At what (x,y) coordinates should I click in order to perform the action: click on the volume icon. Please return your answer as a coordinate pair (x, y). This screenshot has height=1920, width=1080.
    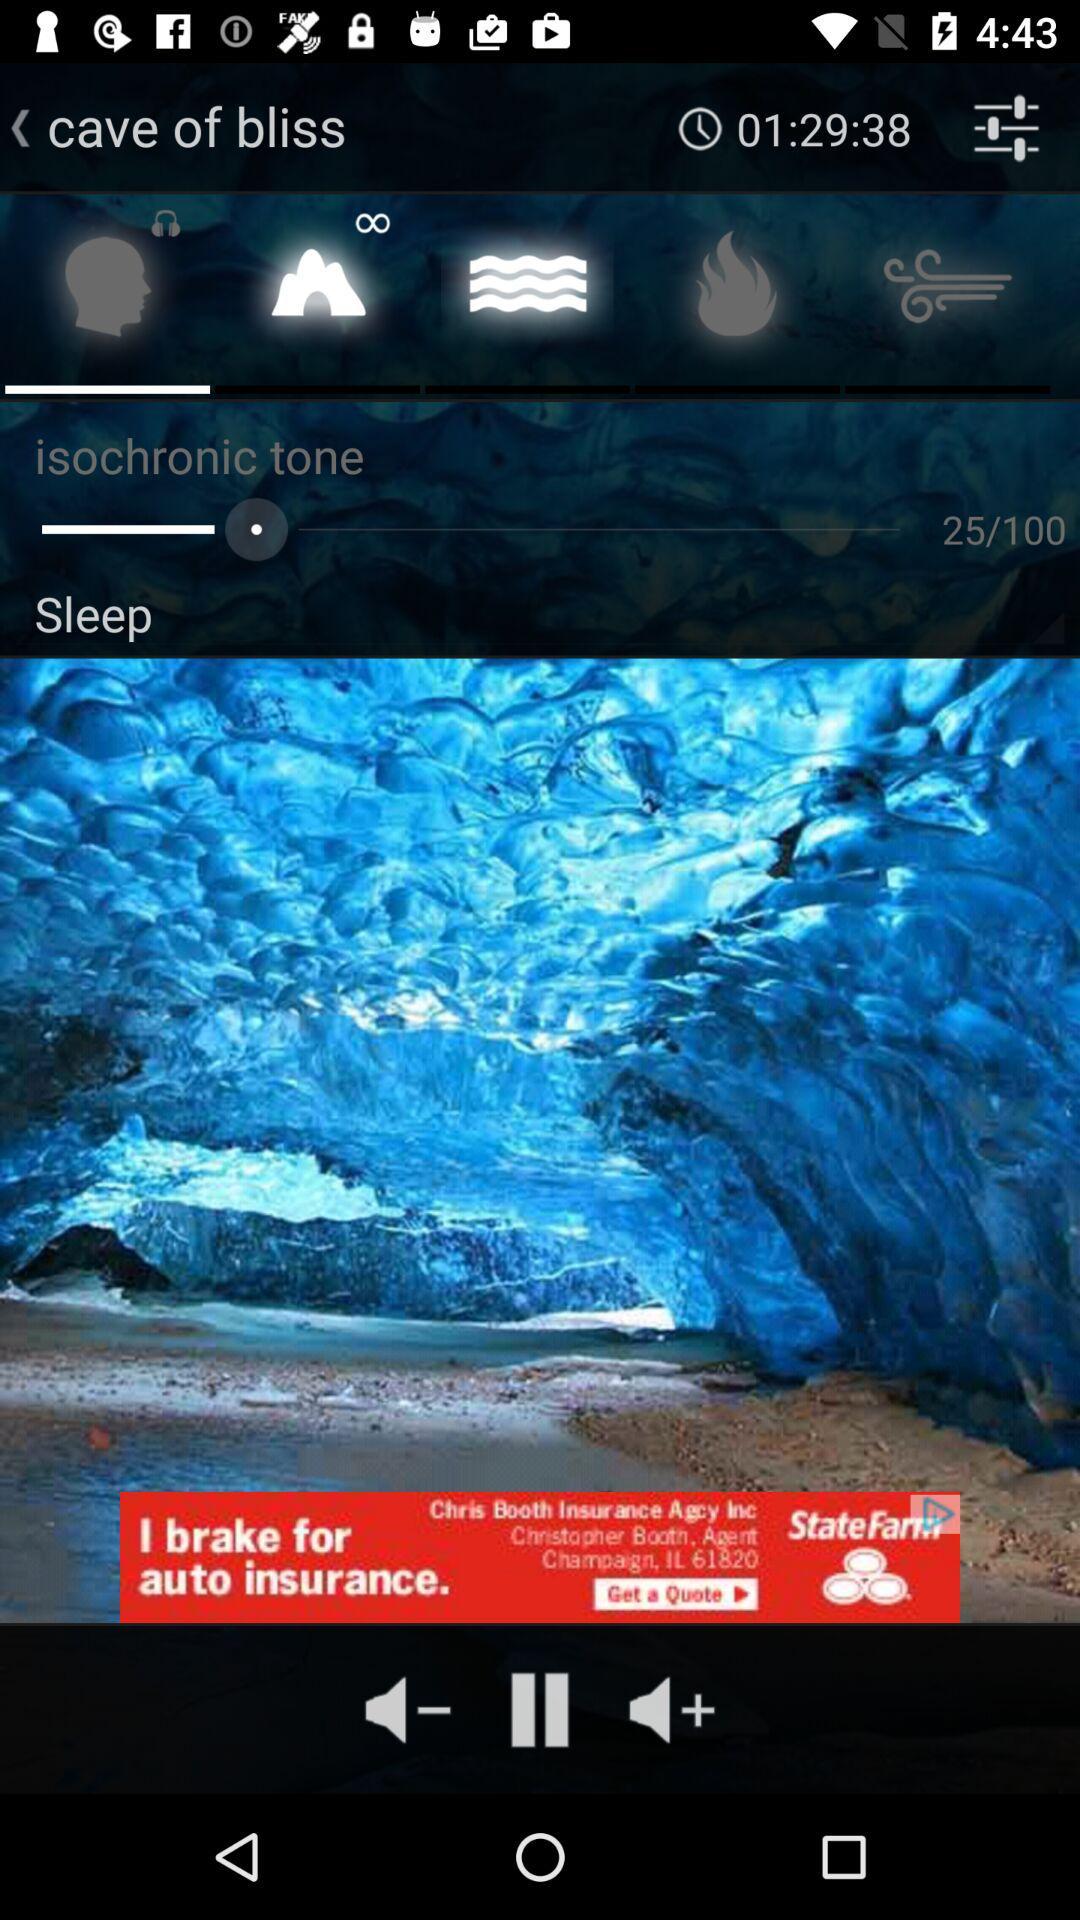
    Looking at the image, I should click on (671, 1708).